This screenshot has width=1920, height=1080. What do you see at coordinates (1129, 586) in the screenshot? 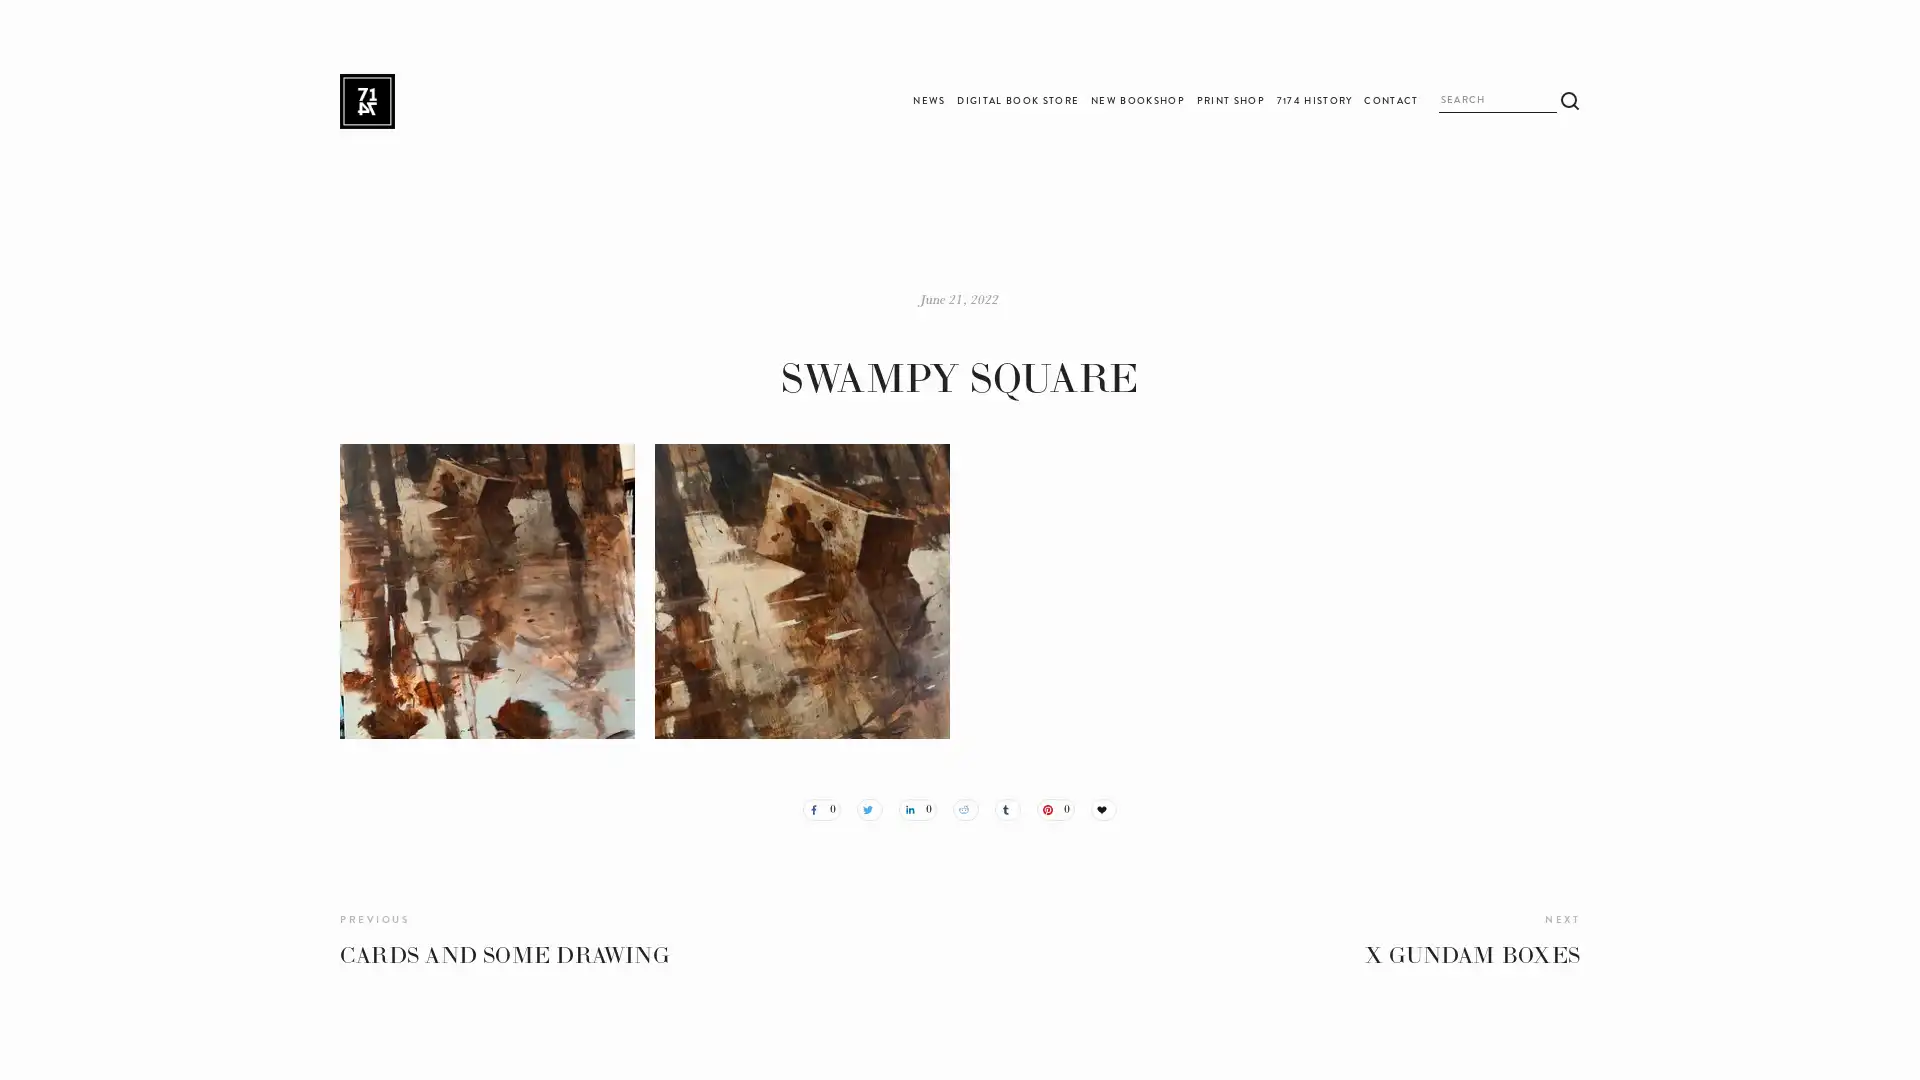
I see `Subscribe` at bounding box center [1129, 586].